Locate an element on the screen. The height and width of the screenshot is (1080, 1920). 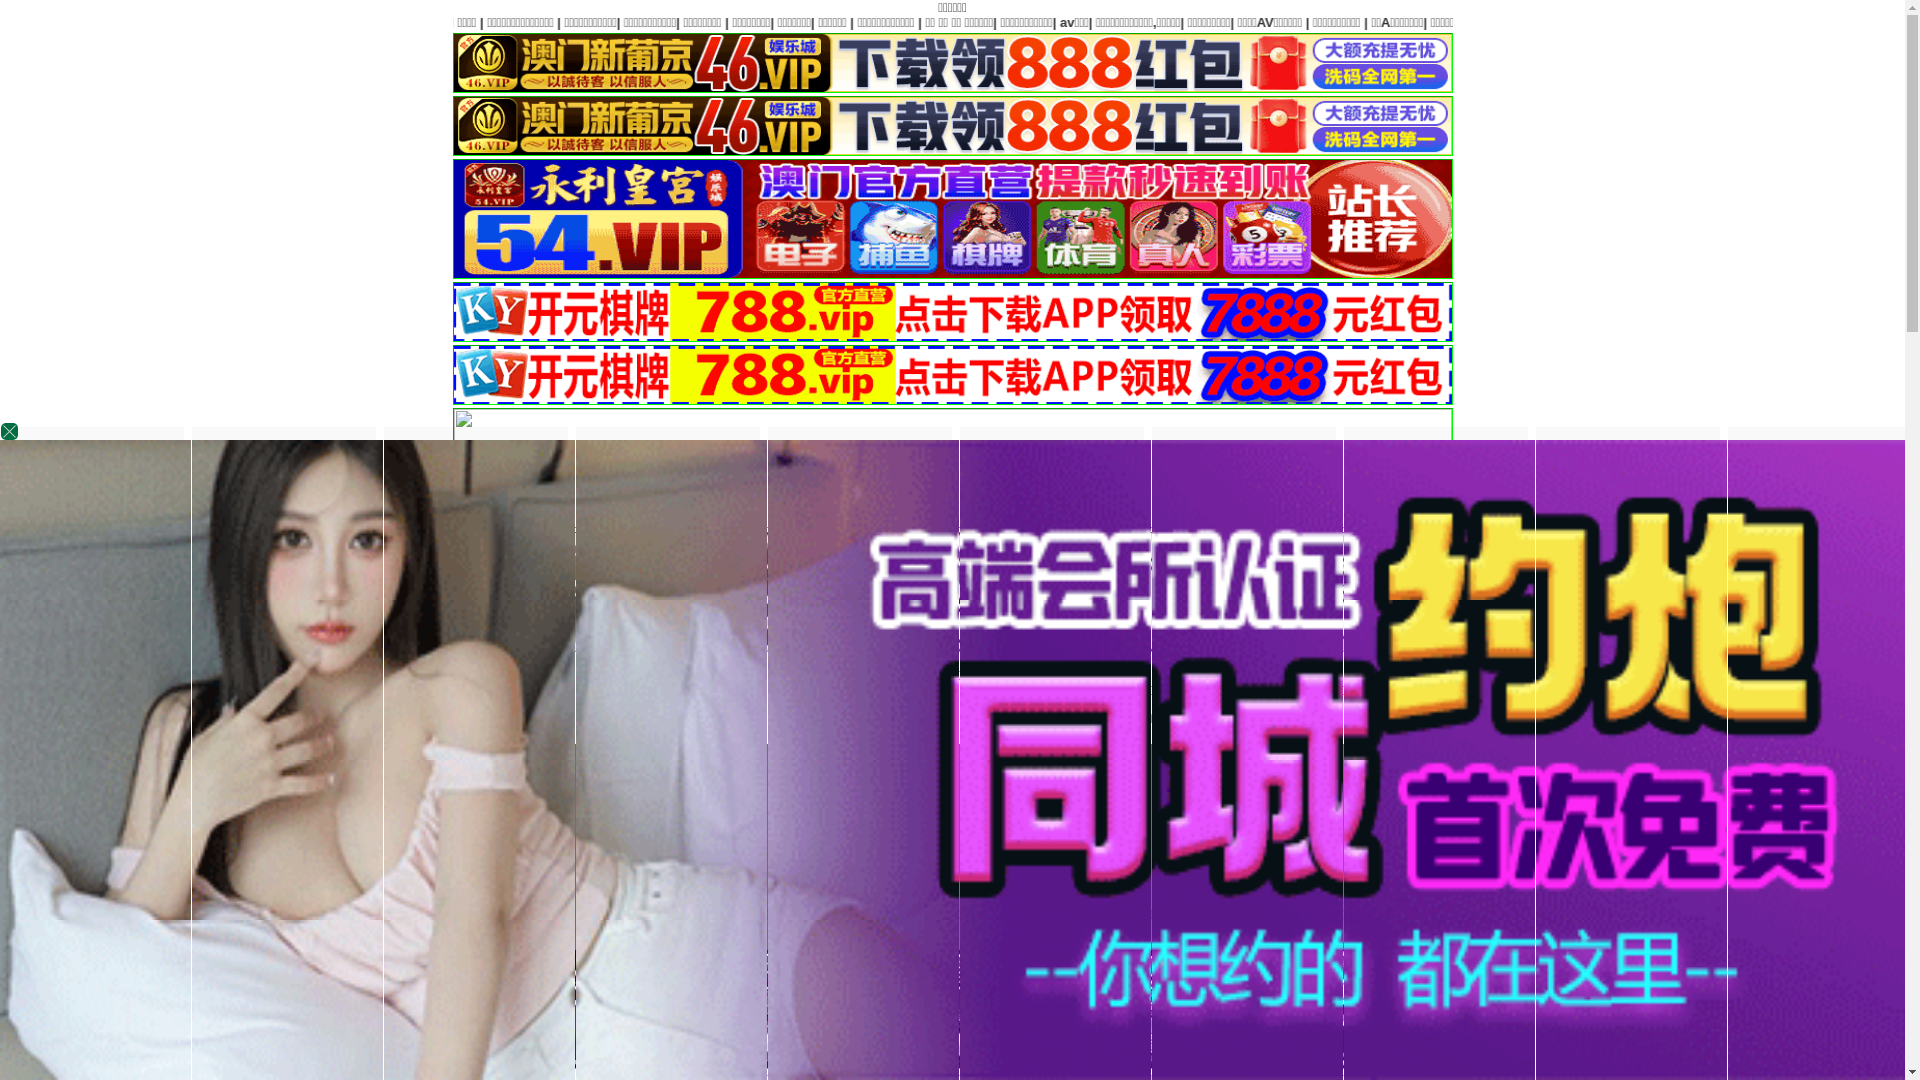
'|' is located at coordinates (1318, 22).